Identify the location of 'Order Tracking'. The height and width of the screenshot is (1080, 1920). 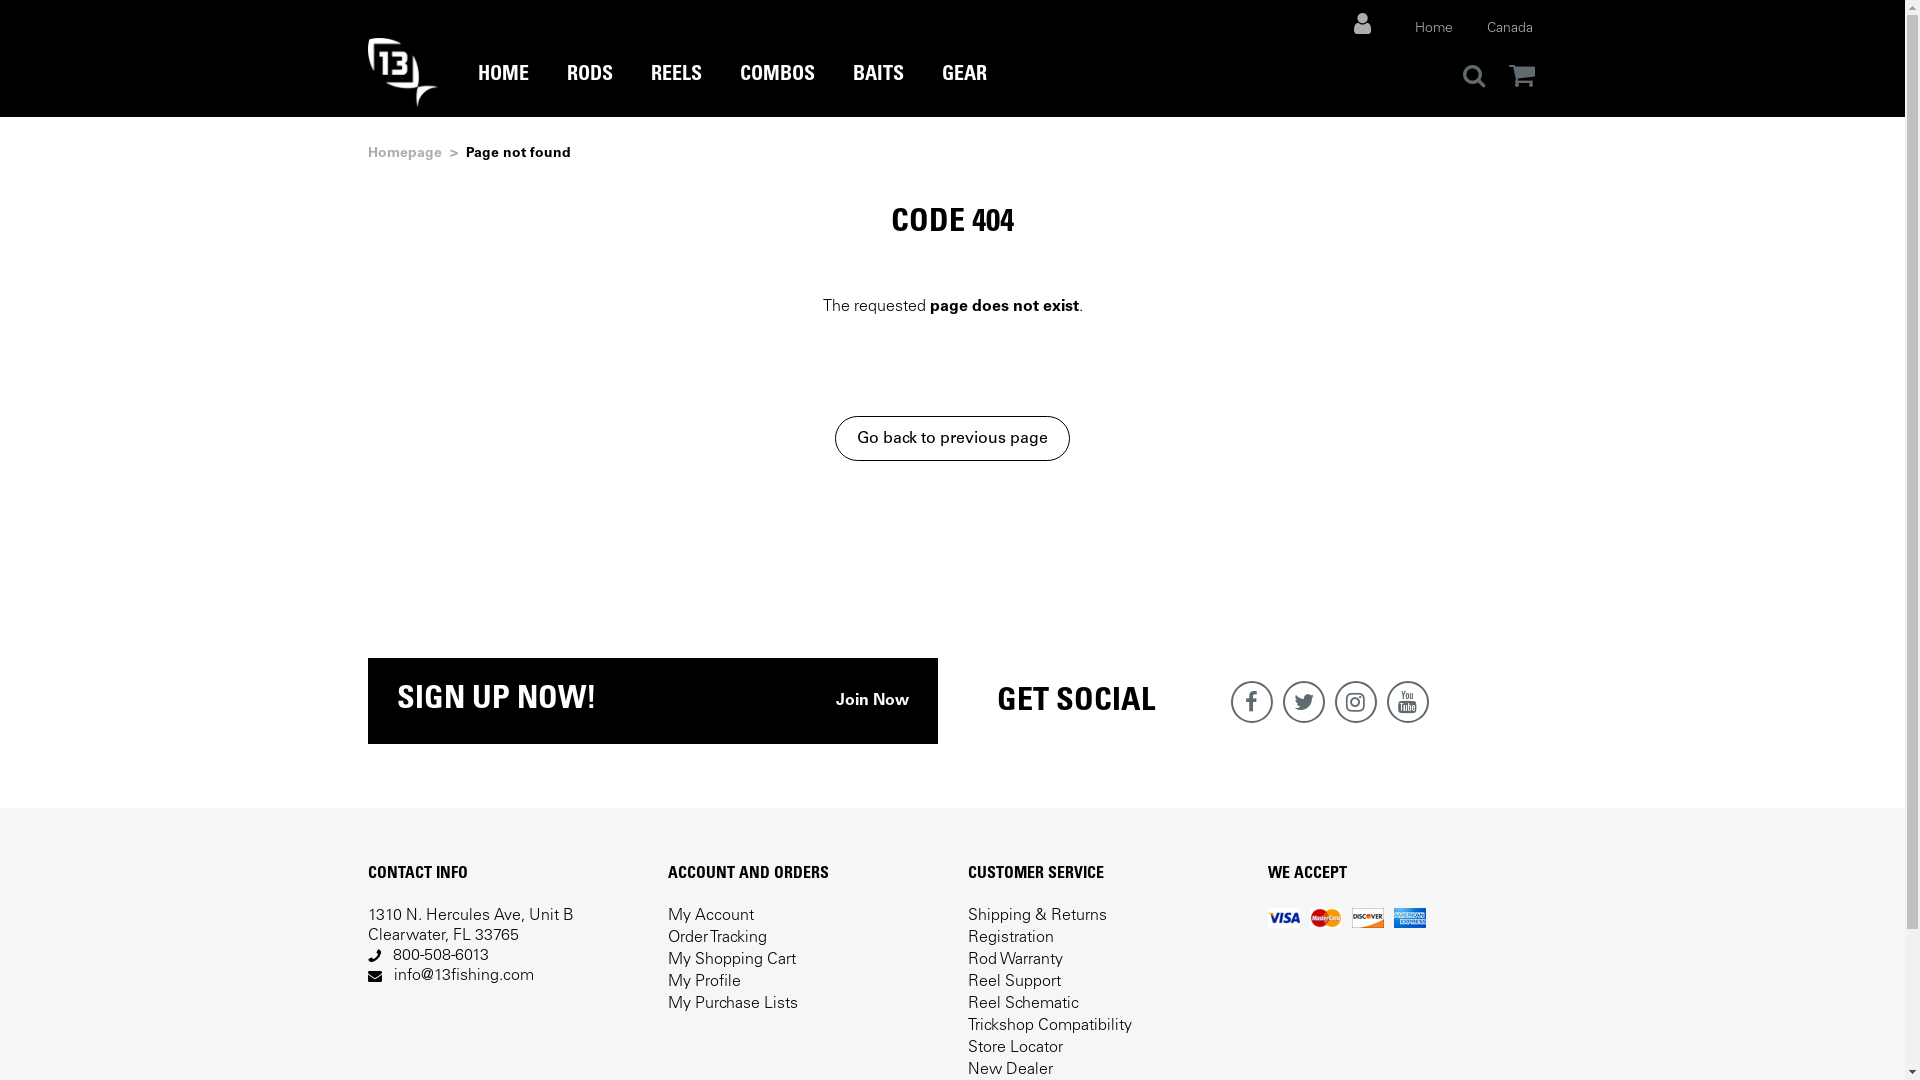
(717, 937).